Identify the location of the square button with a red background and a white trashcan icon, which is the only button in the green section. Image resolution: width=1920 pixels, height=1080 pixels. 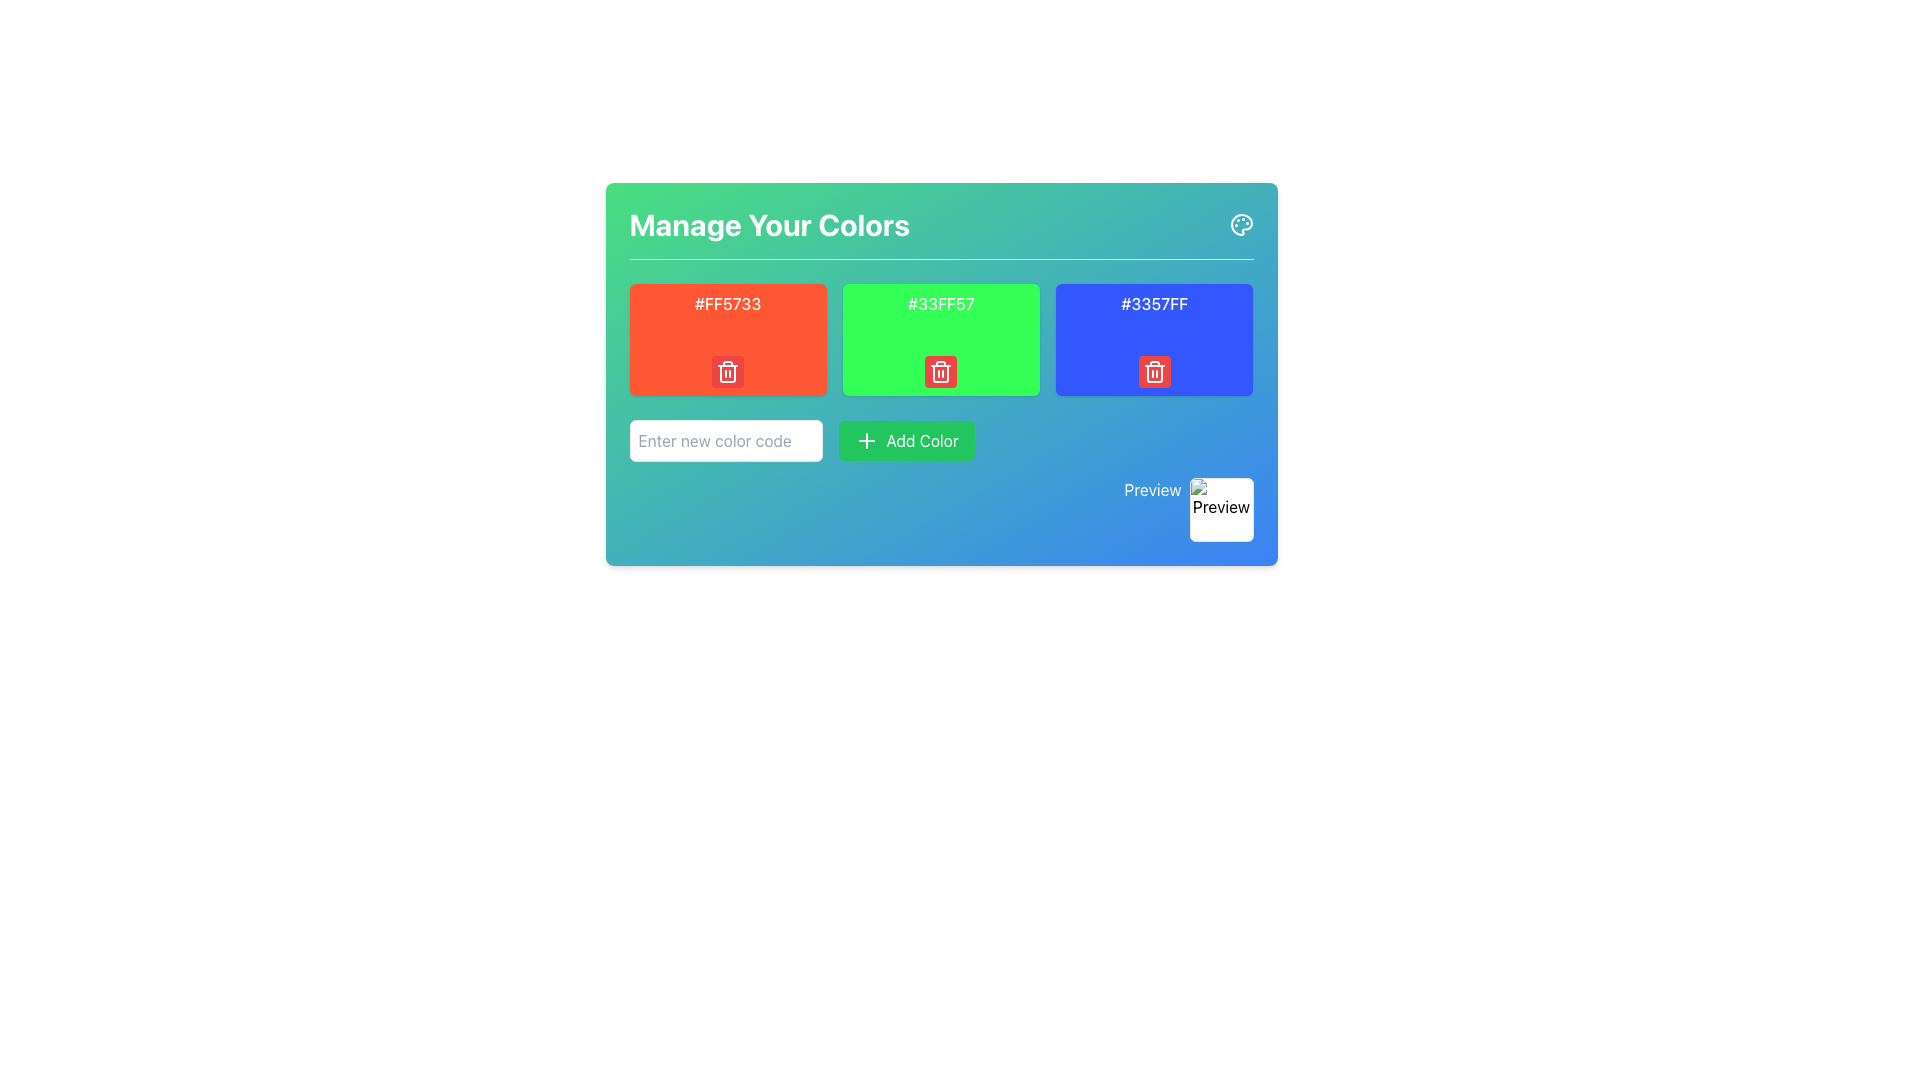
(940, 371).